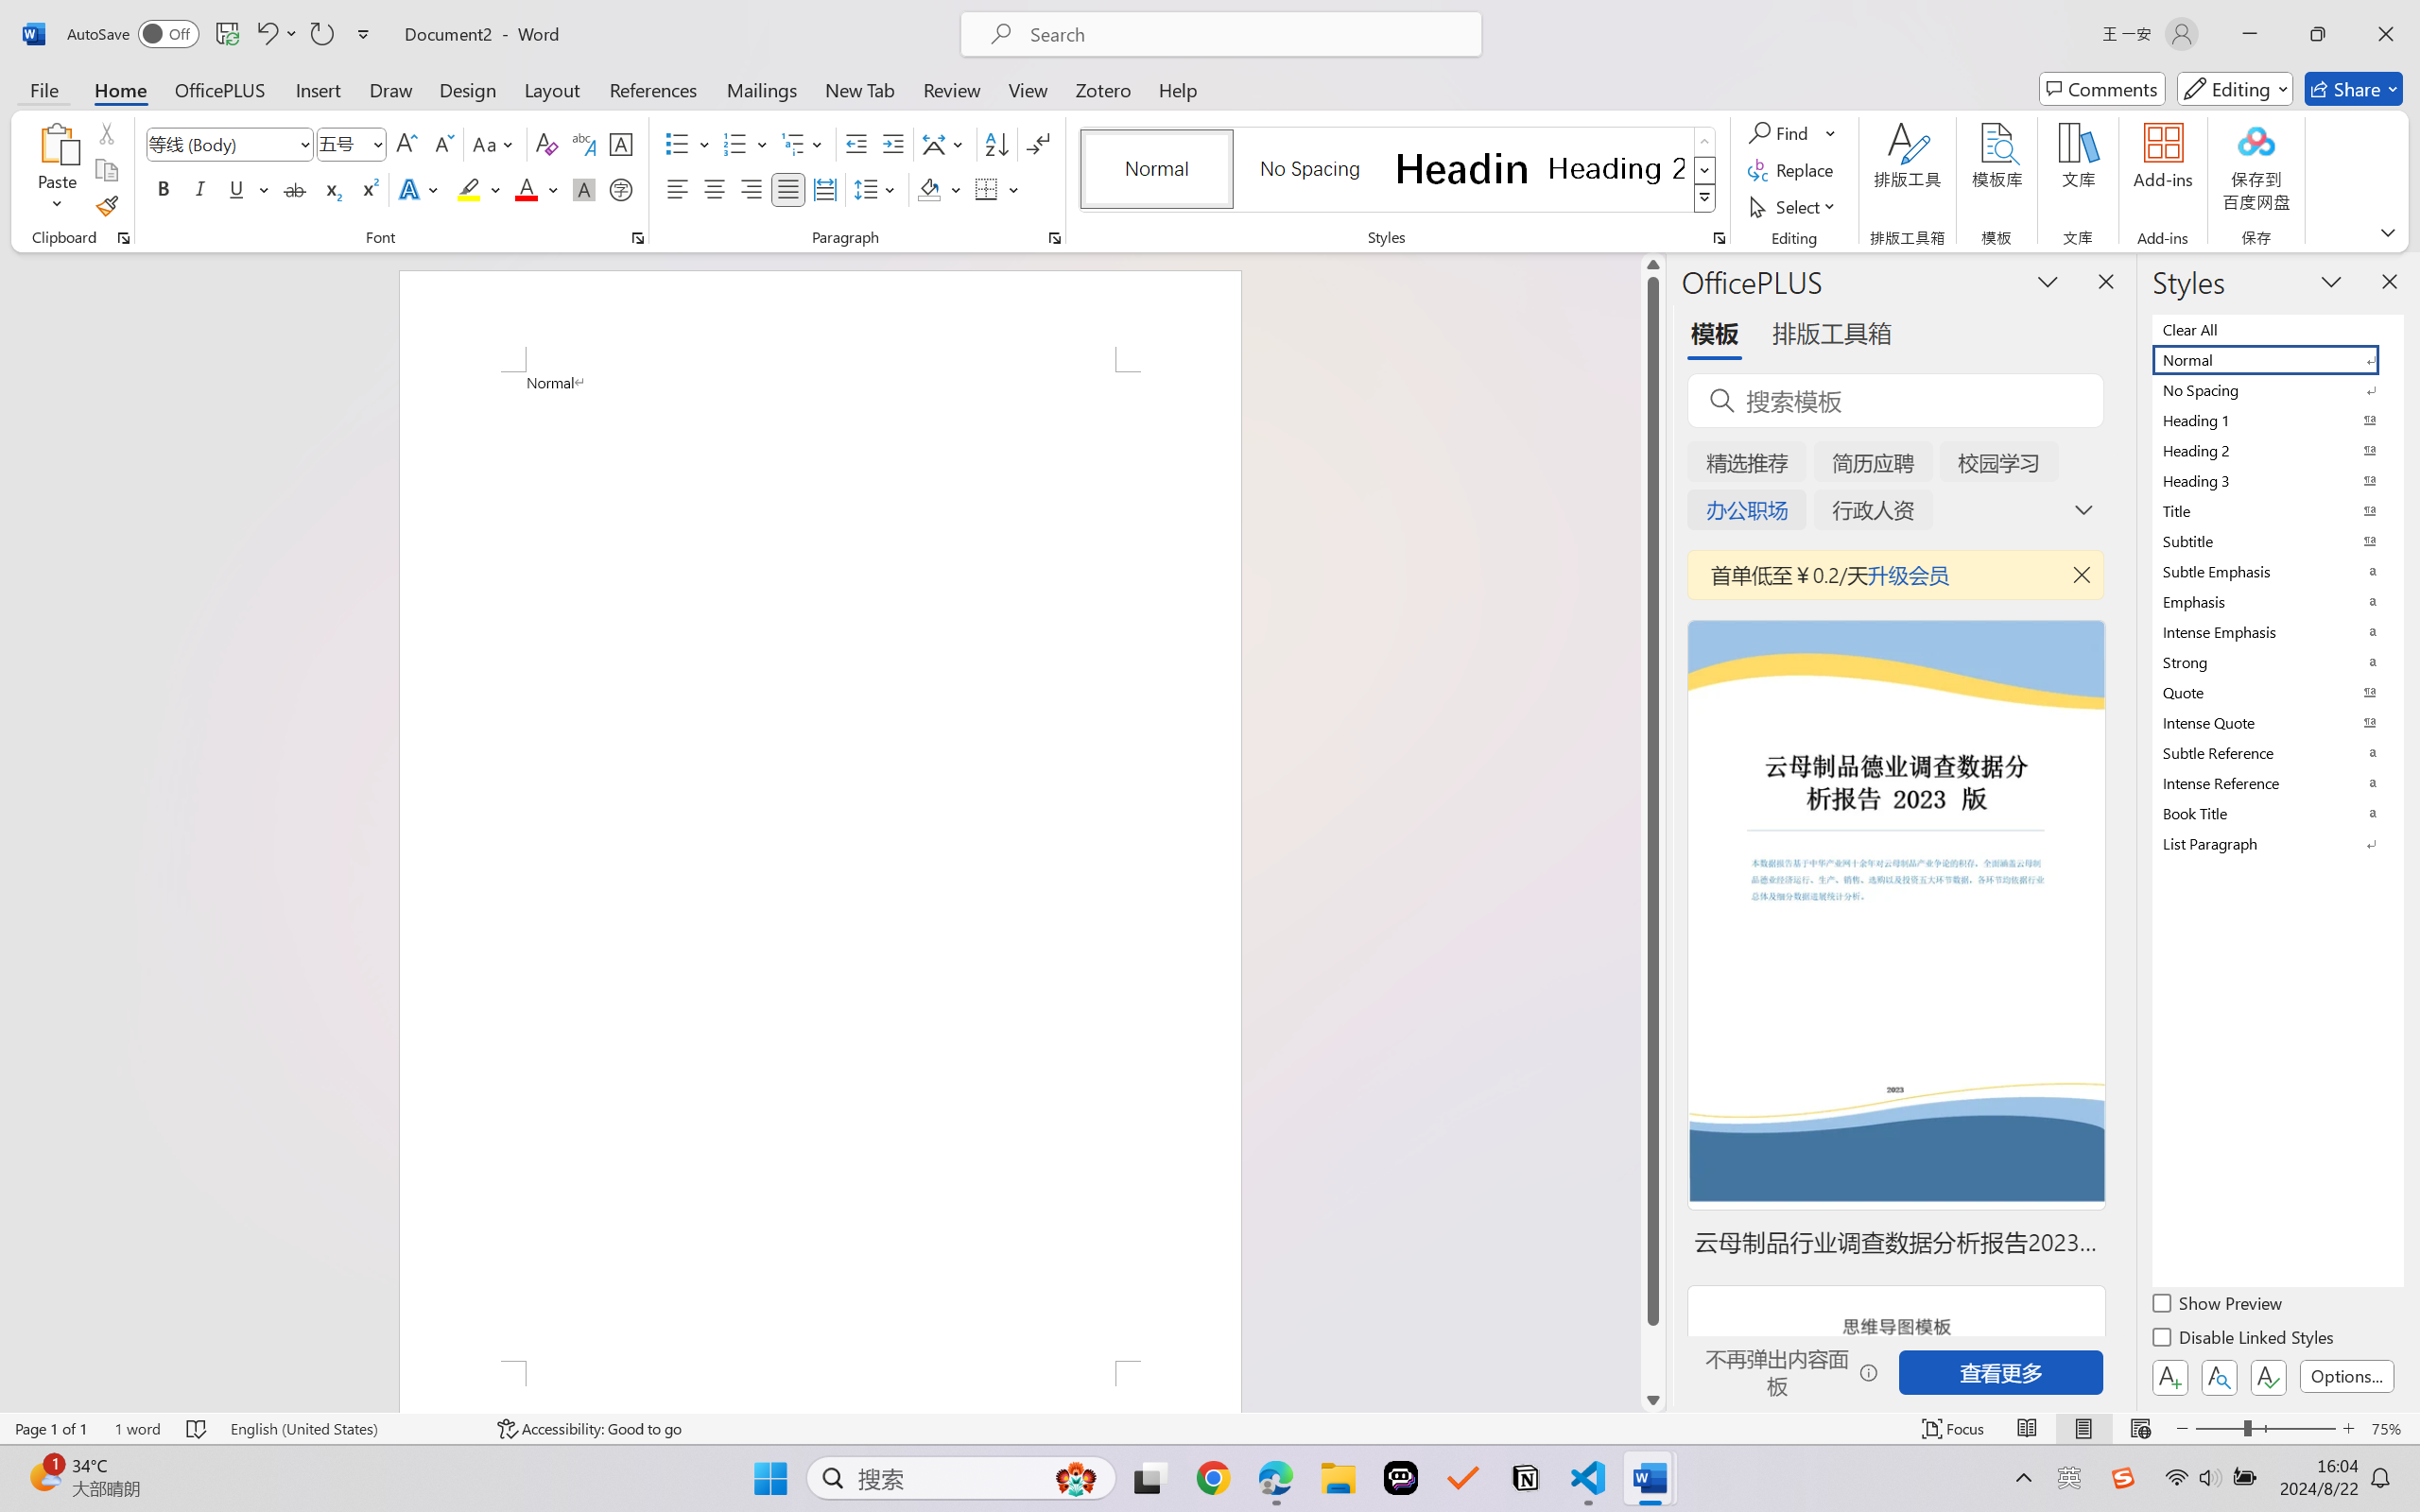  I want to click on 'Page 1 content', so click(819, 866).